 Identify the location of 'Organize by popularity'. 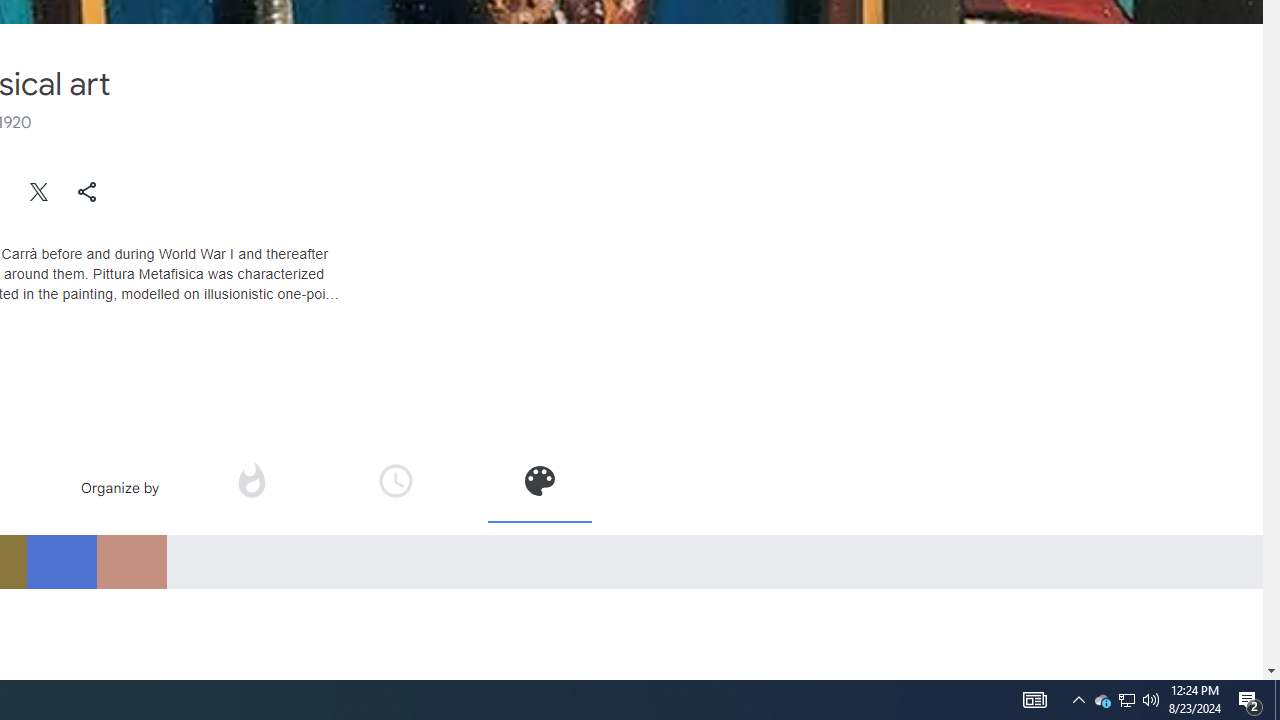
(249, 480).